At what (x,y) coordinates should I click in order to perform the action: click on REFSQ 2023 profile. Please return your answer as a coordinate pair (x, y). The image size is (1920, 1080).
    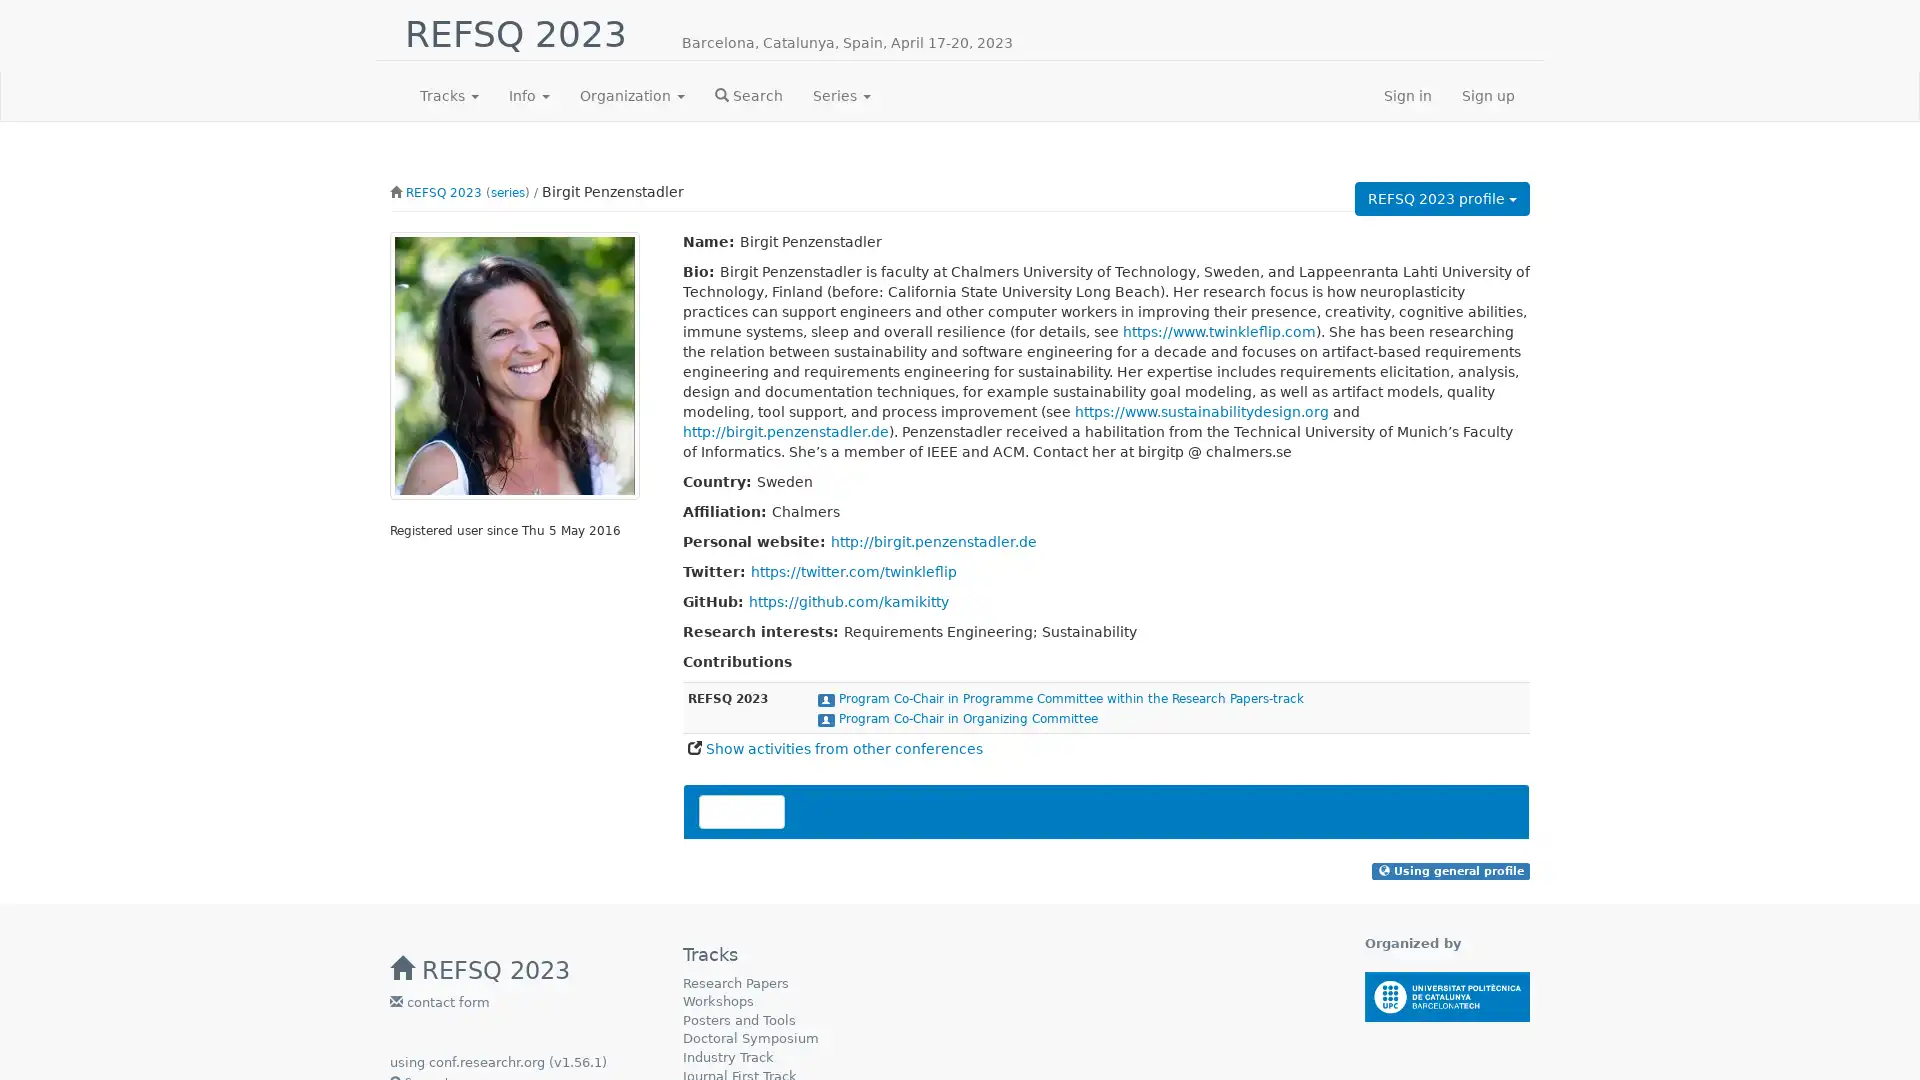
    Looking at the image, I should click on (1442, 199).